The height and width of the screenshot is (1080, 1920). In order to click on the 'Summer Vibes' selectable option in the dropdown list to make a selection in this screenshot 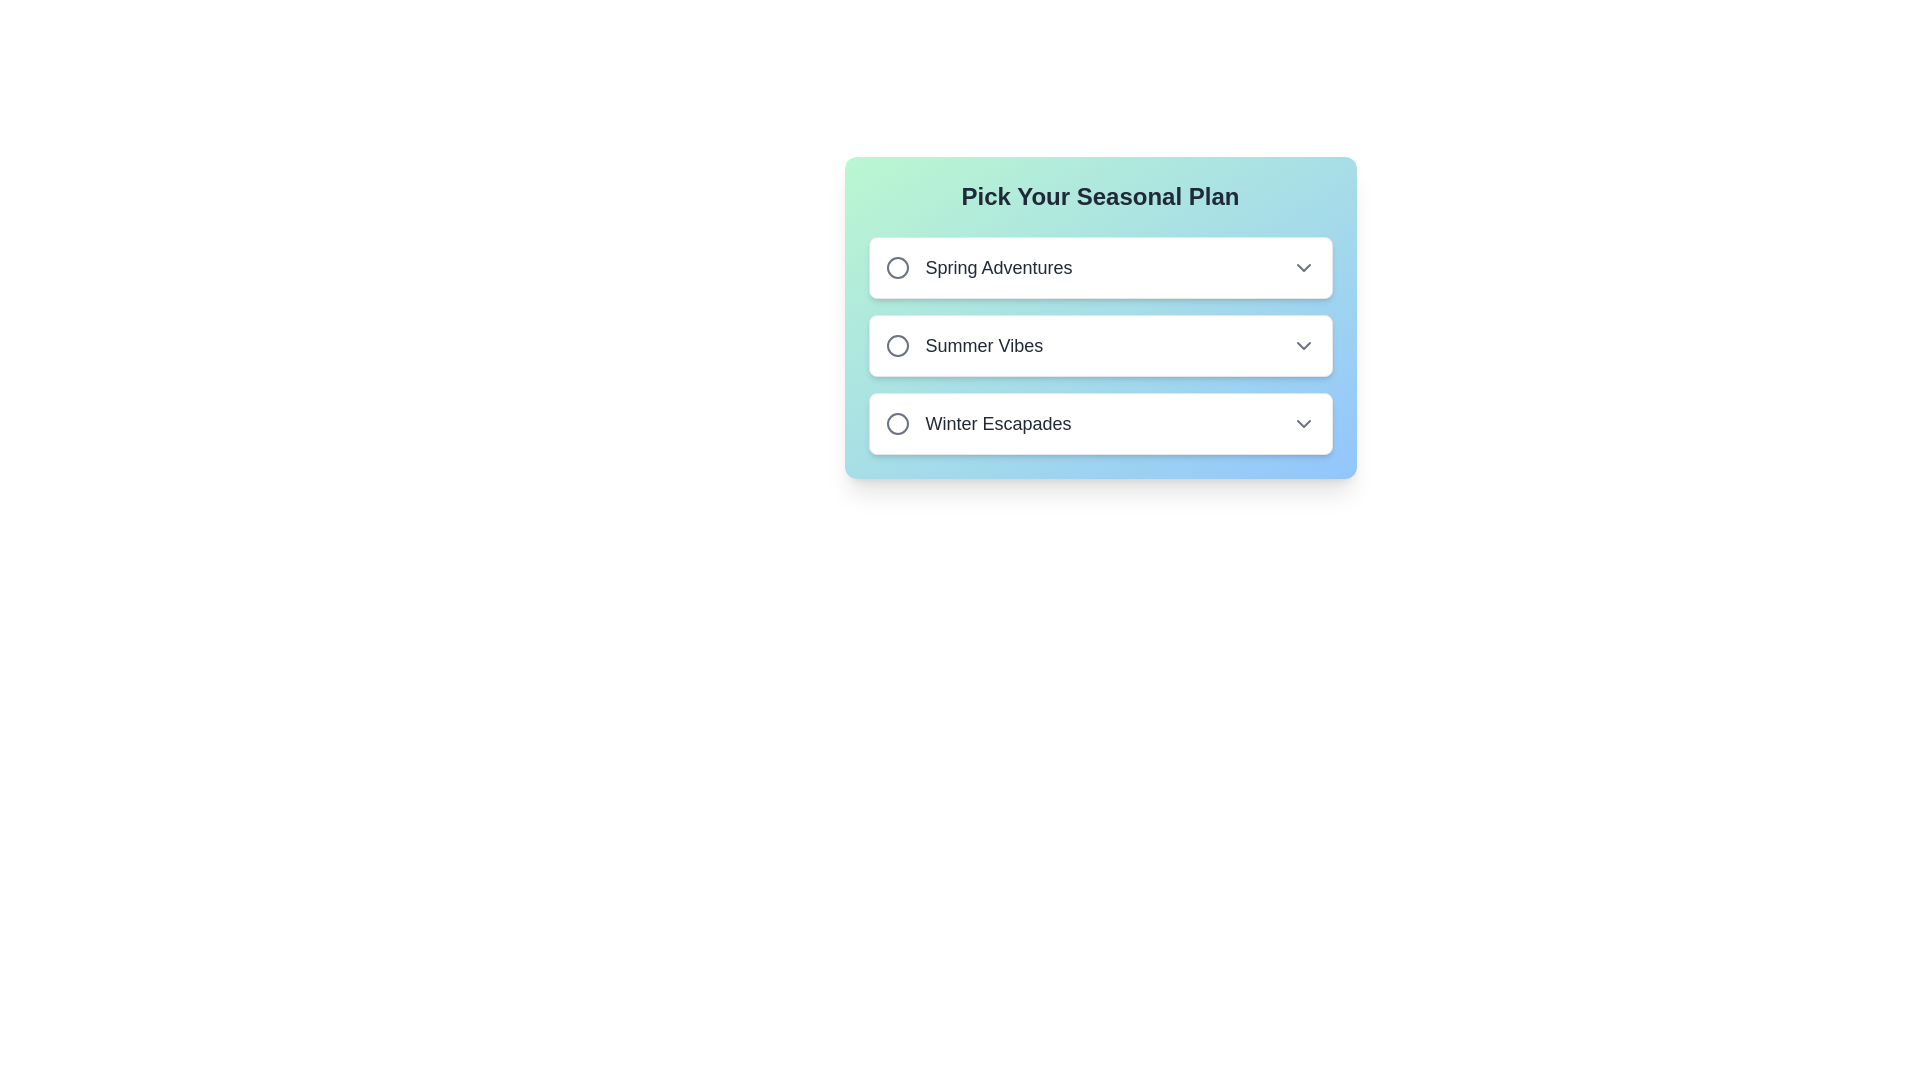, I will do `click(1099, 345)`.